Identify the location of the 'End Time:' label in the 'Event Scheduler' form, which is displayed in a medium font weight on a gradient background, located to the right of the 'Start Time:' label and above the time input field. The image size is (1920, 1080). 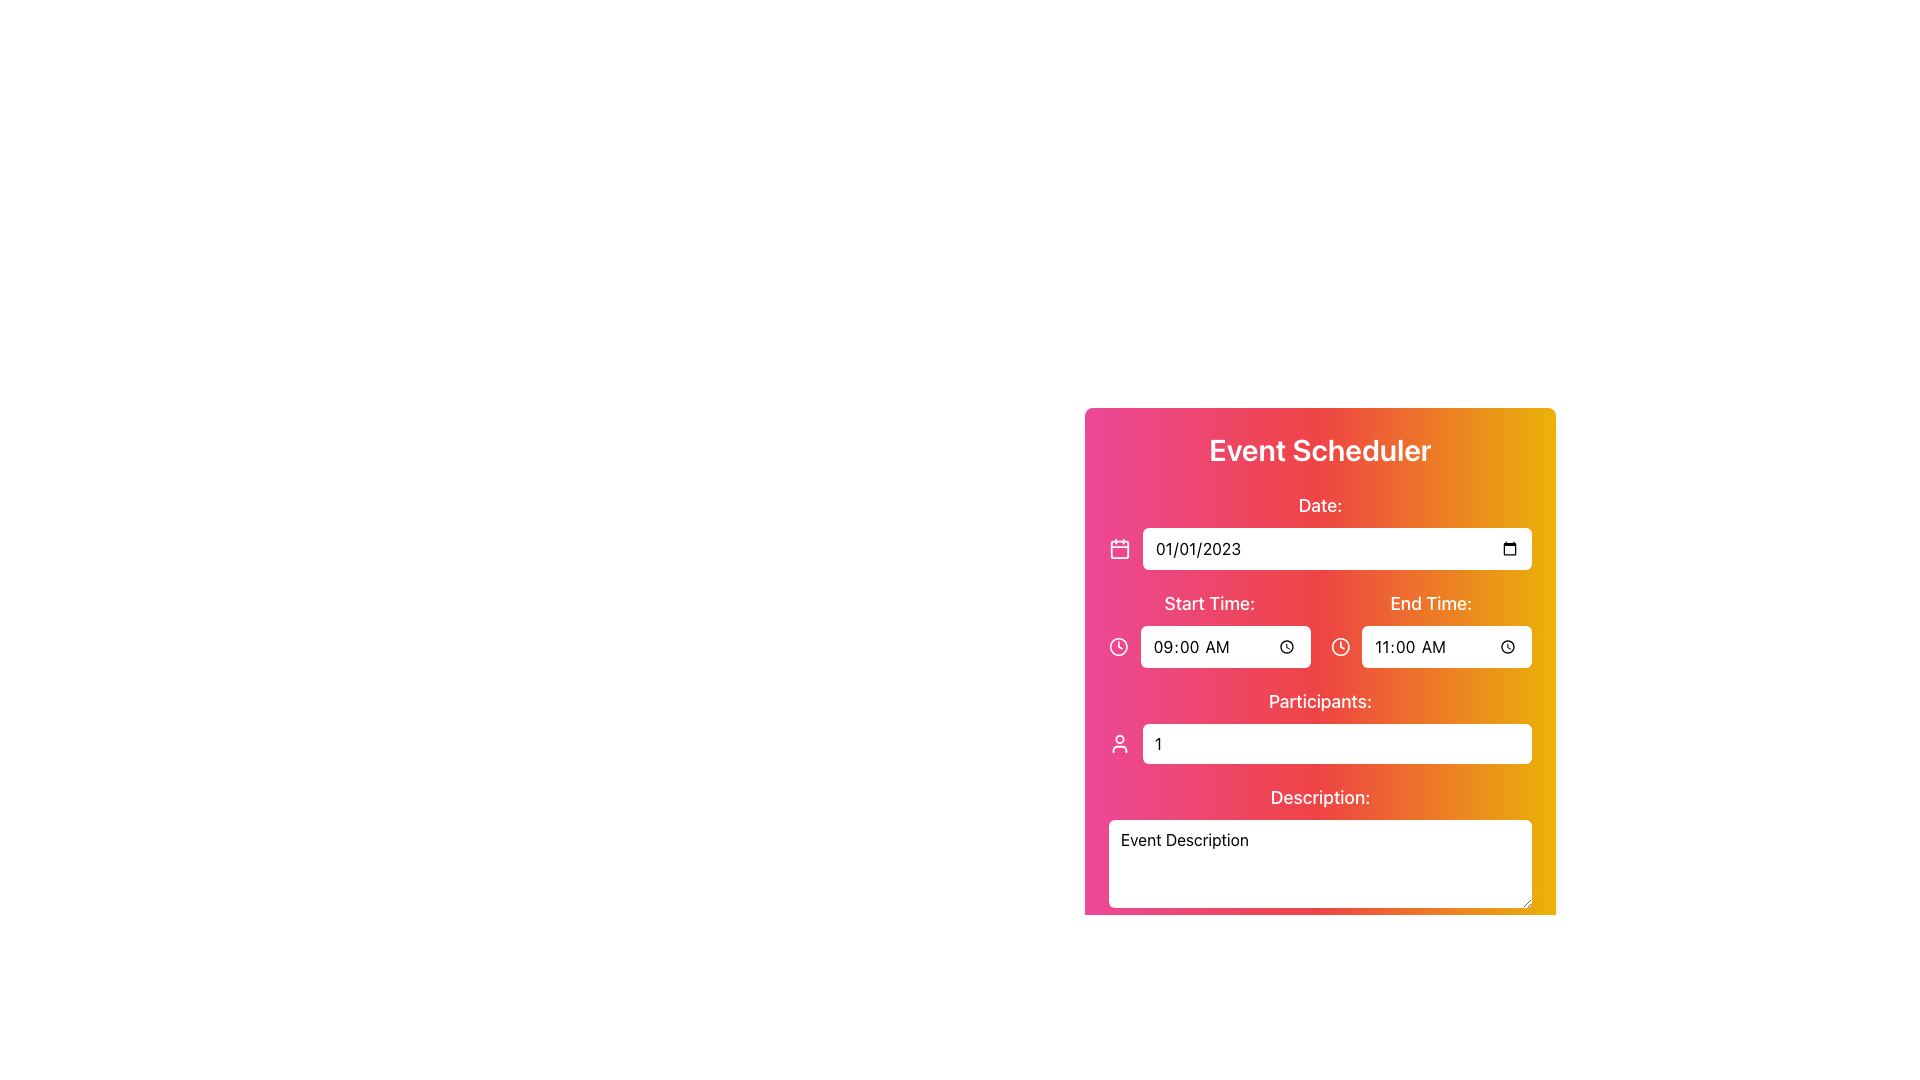
(1430, 603).